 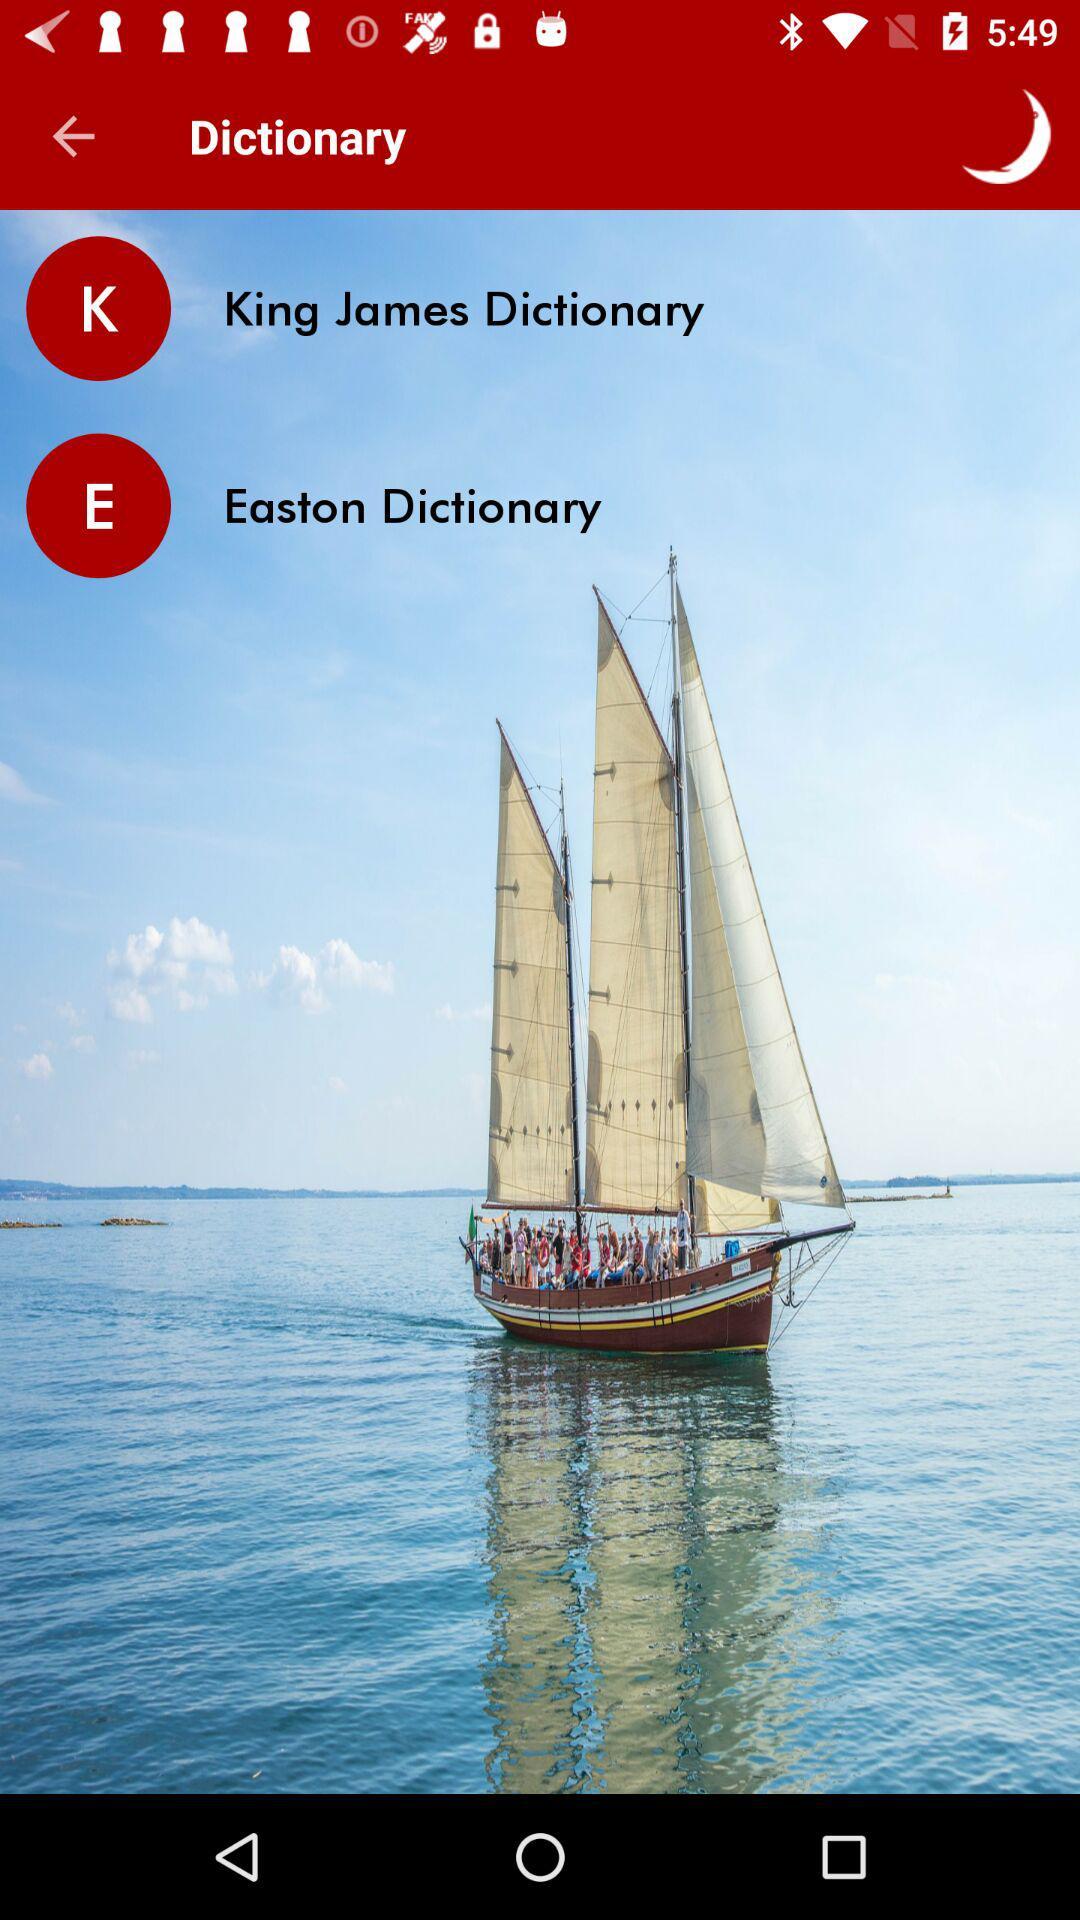 What do you see at coordinates (1006, 135) in the screenshot?
I see `set as night mode` at bounding box center [1006, 135].